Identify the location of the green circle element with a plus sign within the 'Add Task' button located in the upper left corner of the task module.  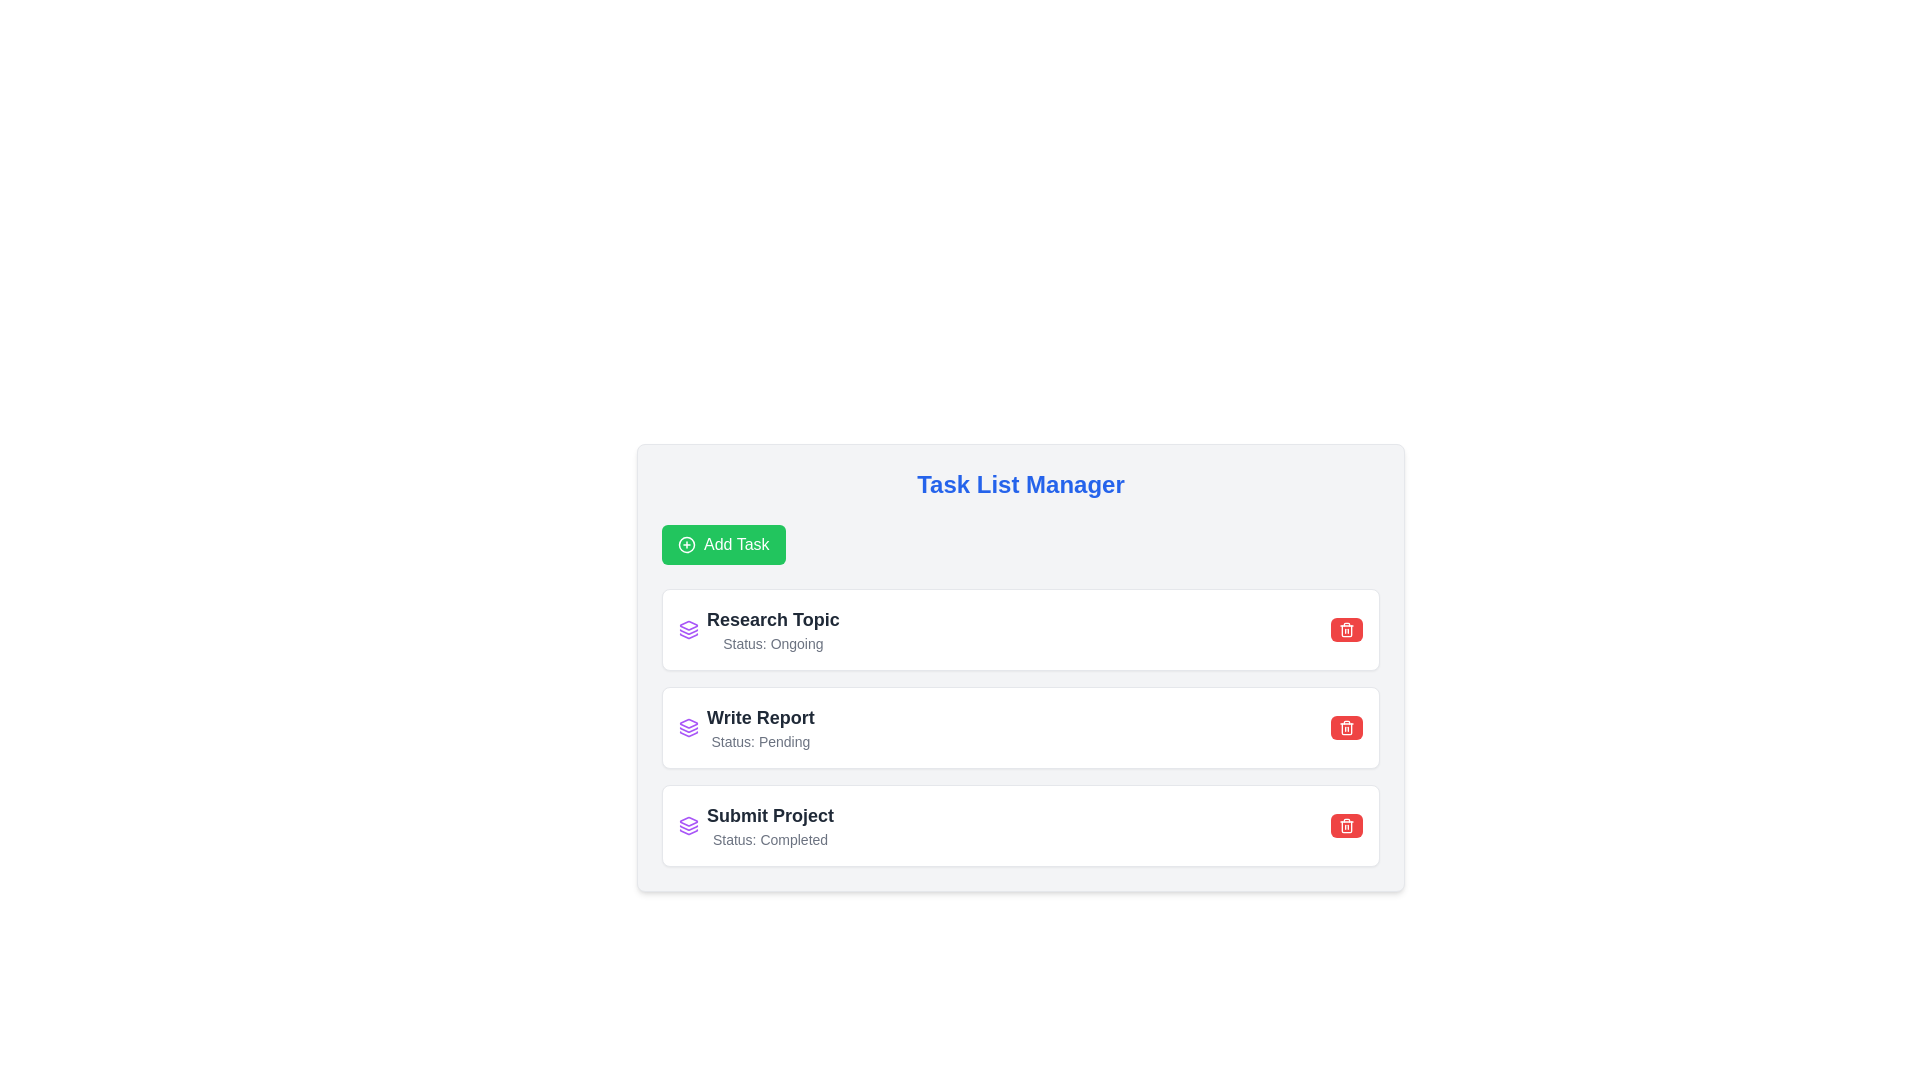
(686, 544).